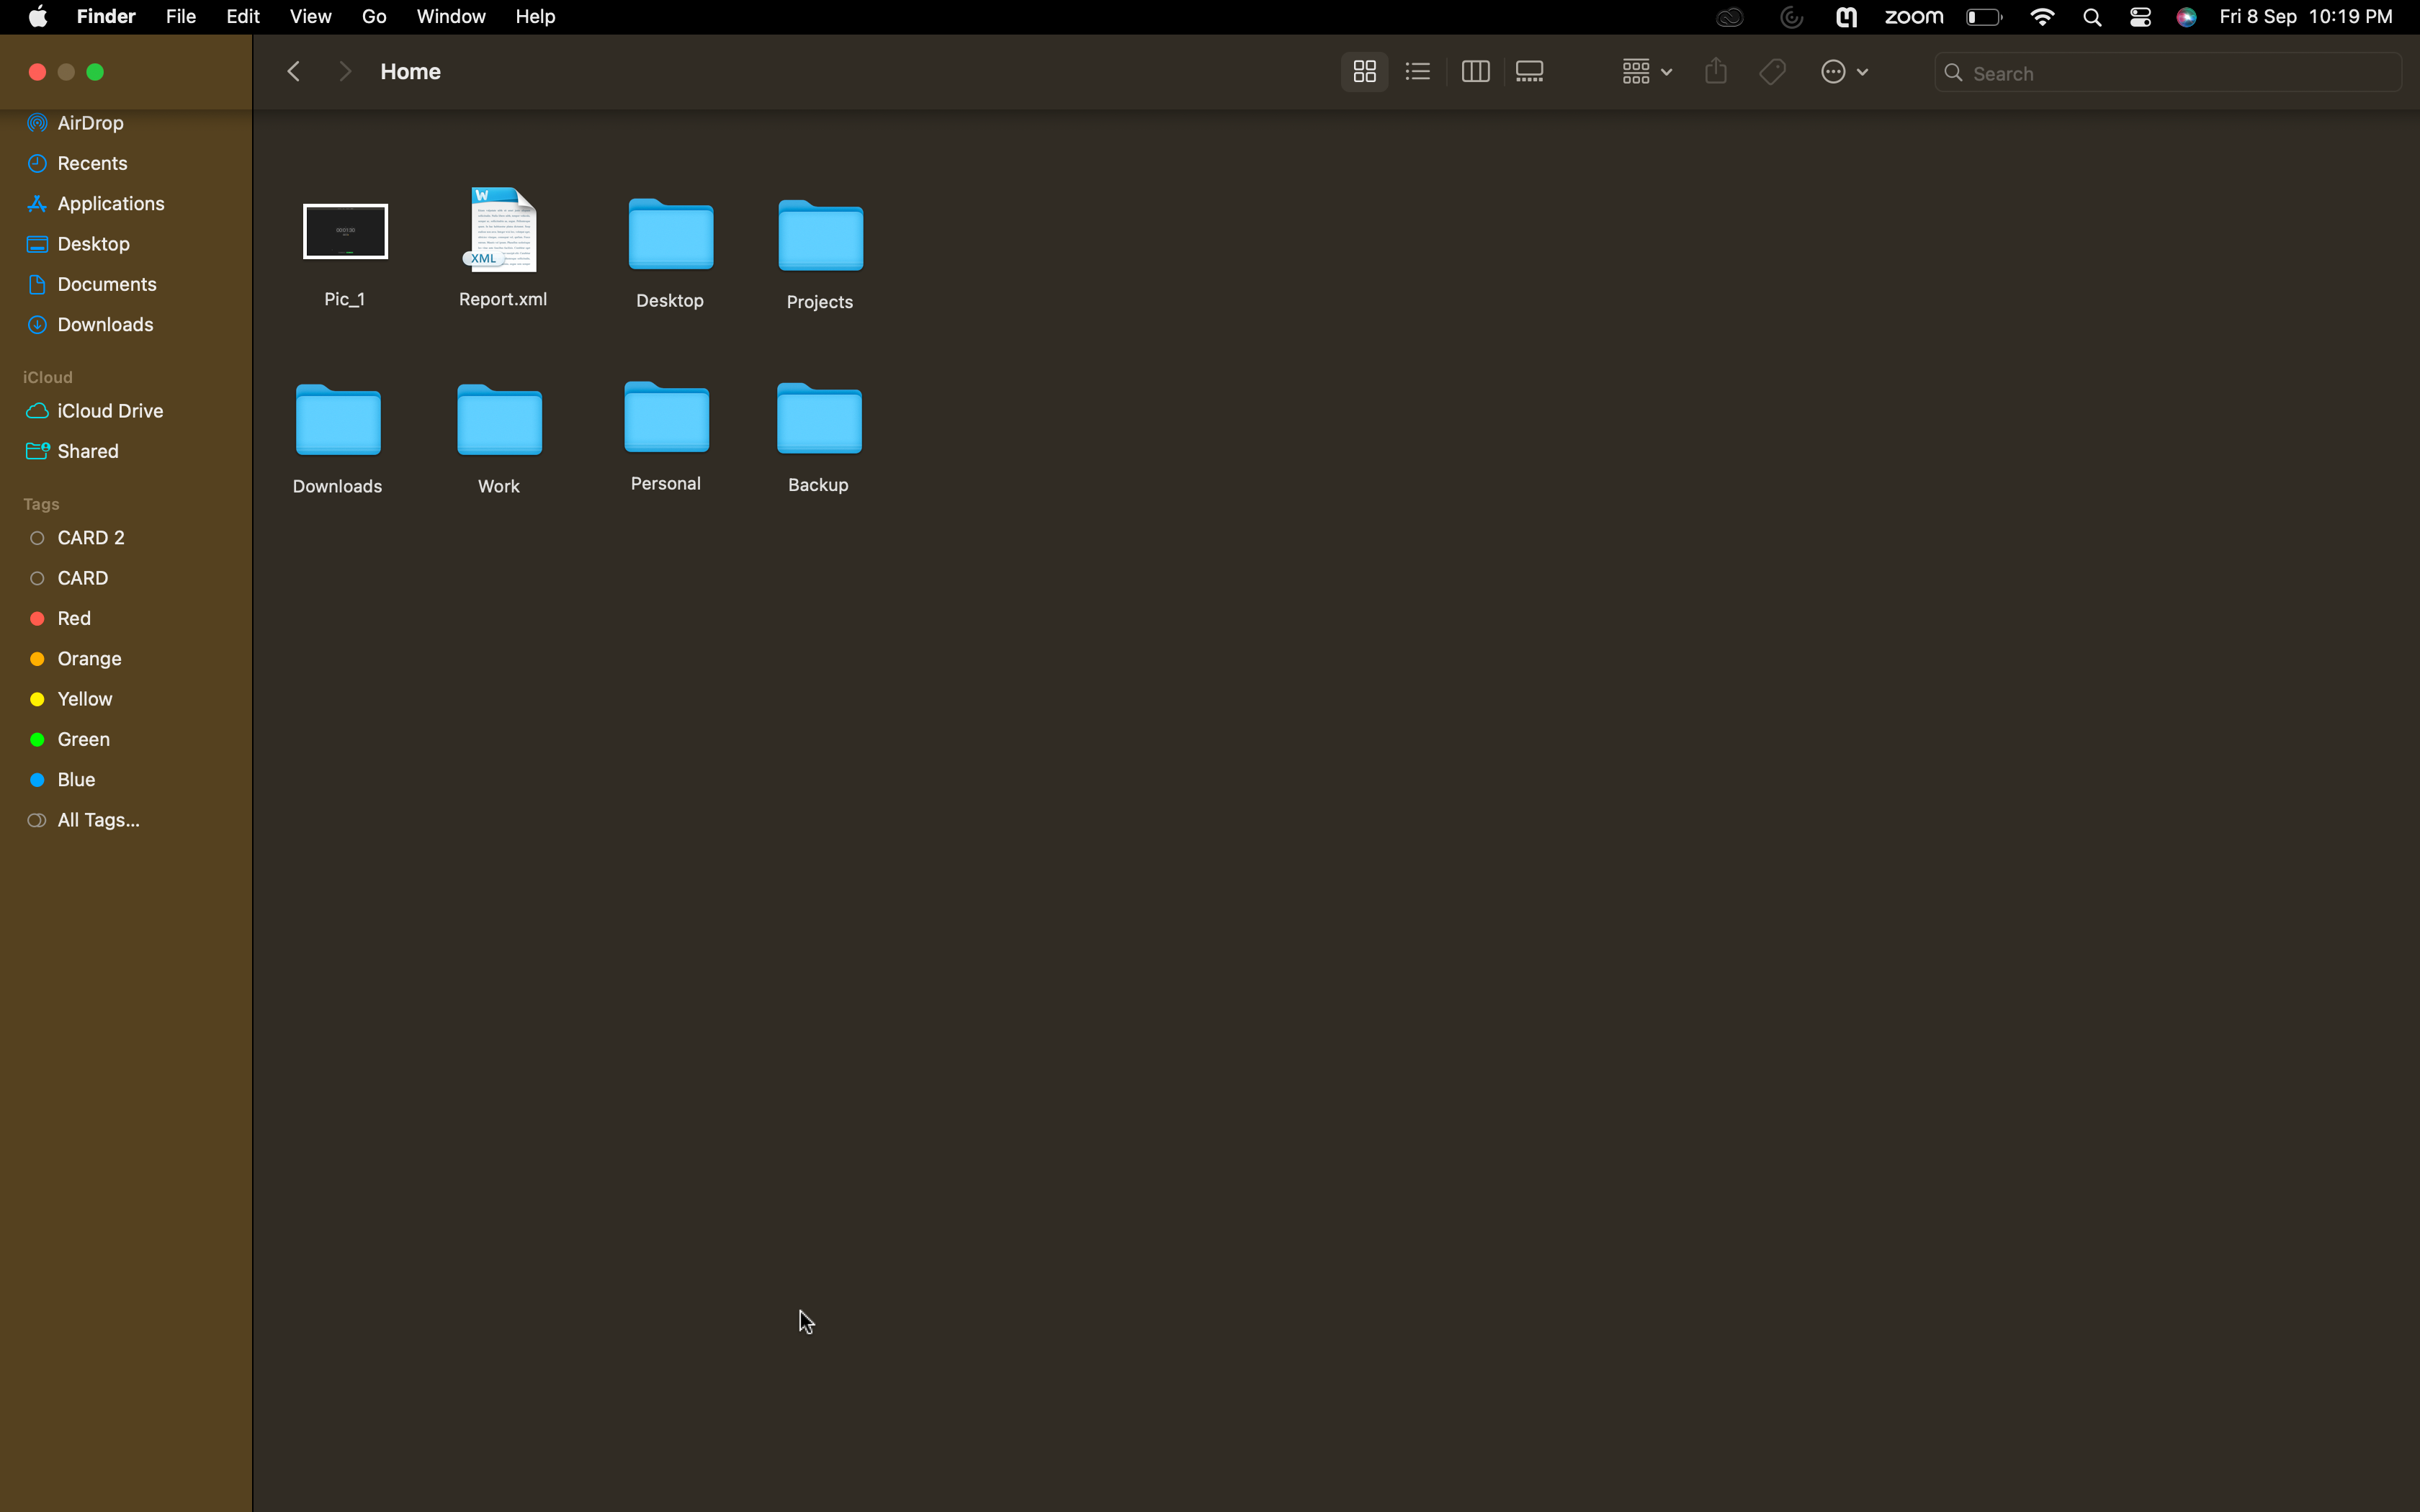 Image resolution: width=2420 pixels, height=1512 pixels. What do you see at coordinates (1474, 73) in the screenshot?
I see `Move to tab view` at bounding box center [1474, 73].